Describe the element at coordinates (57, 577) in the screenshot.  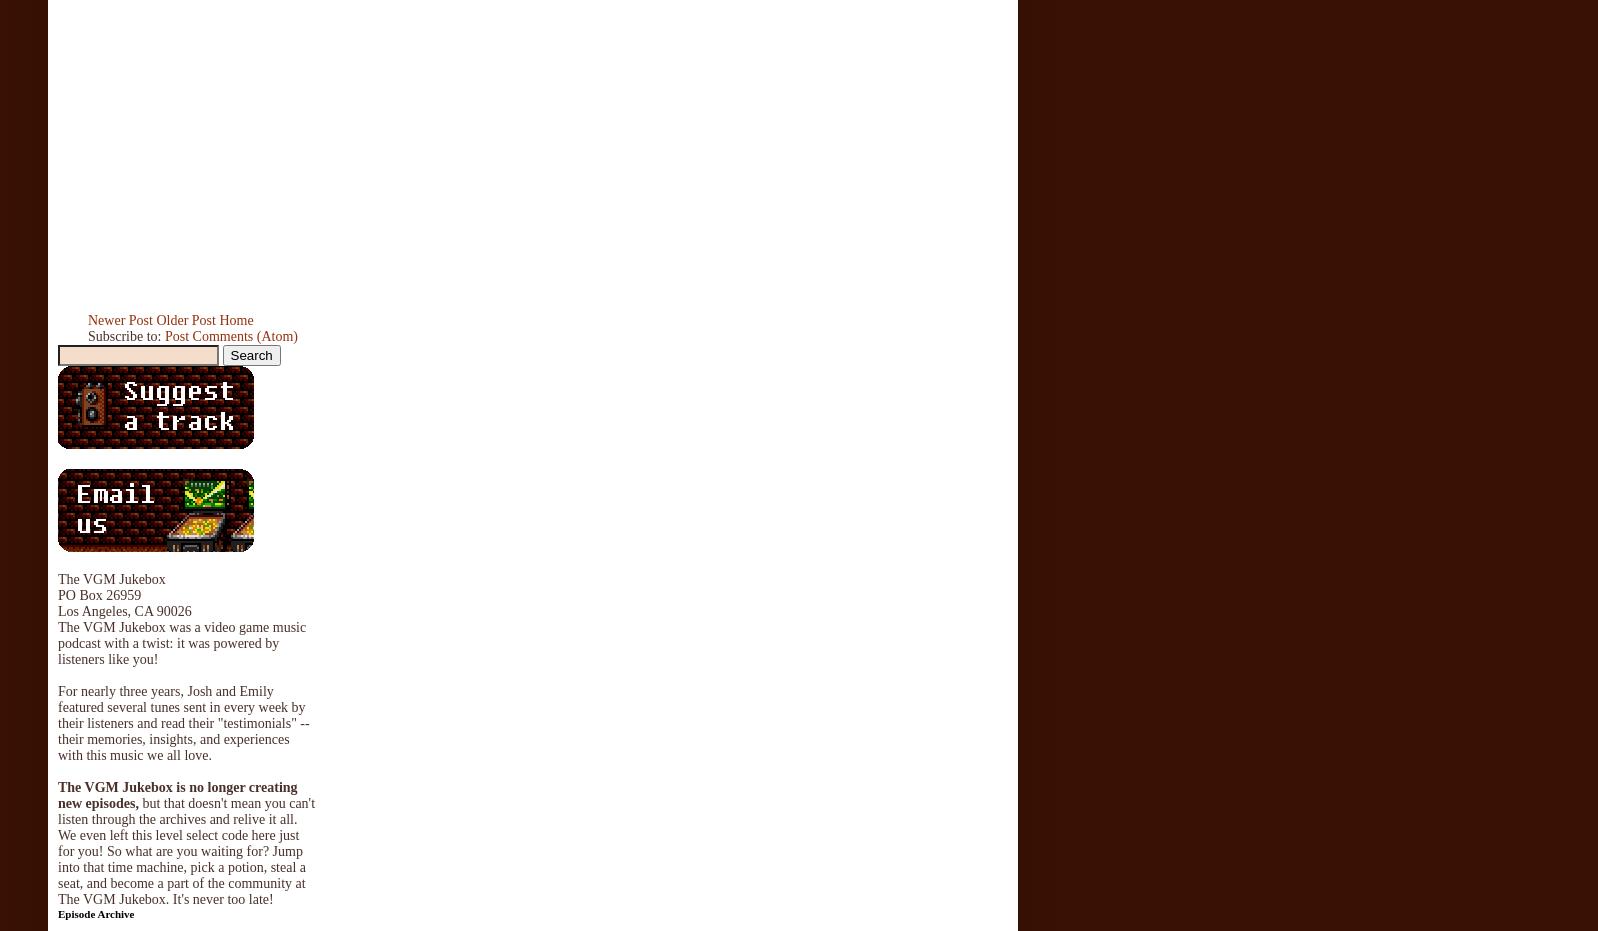
I see `'The VGM Jukebox'` at that location.